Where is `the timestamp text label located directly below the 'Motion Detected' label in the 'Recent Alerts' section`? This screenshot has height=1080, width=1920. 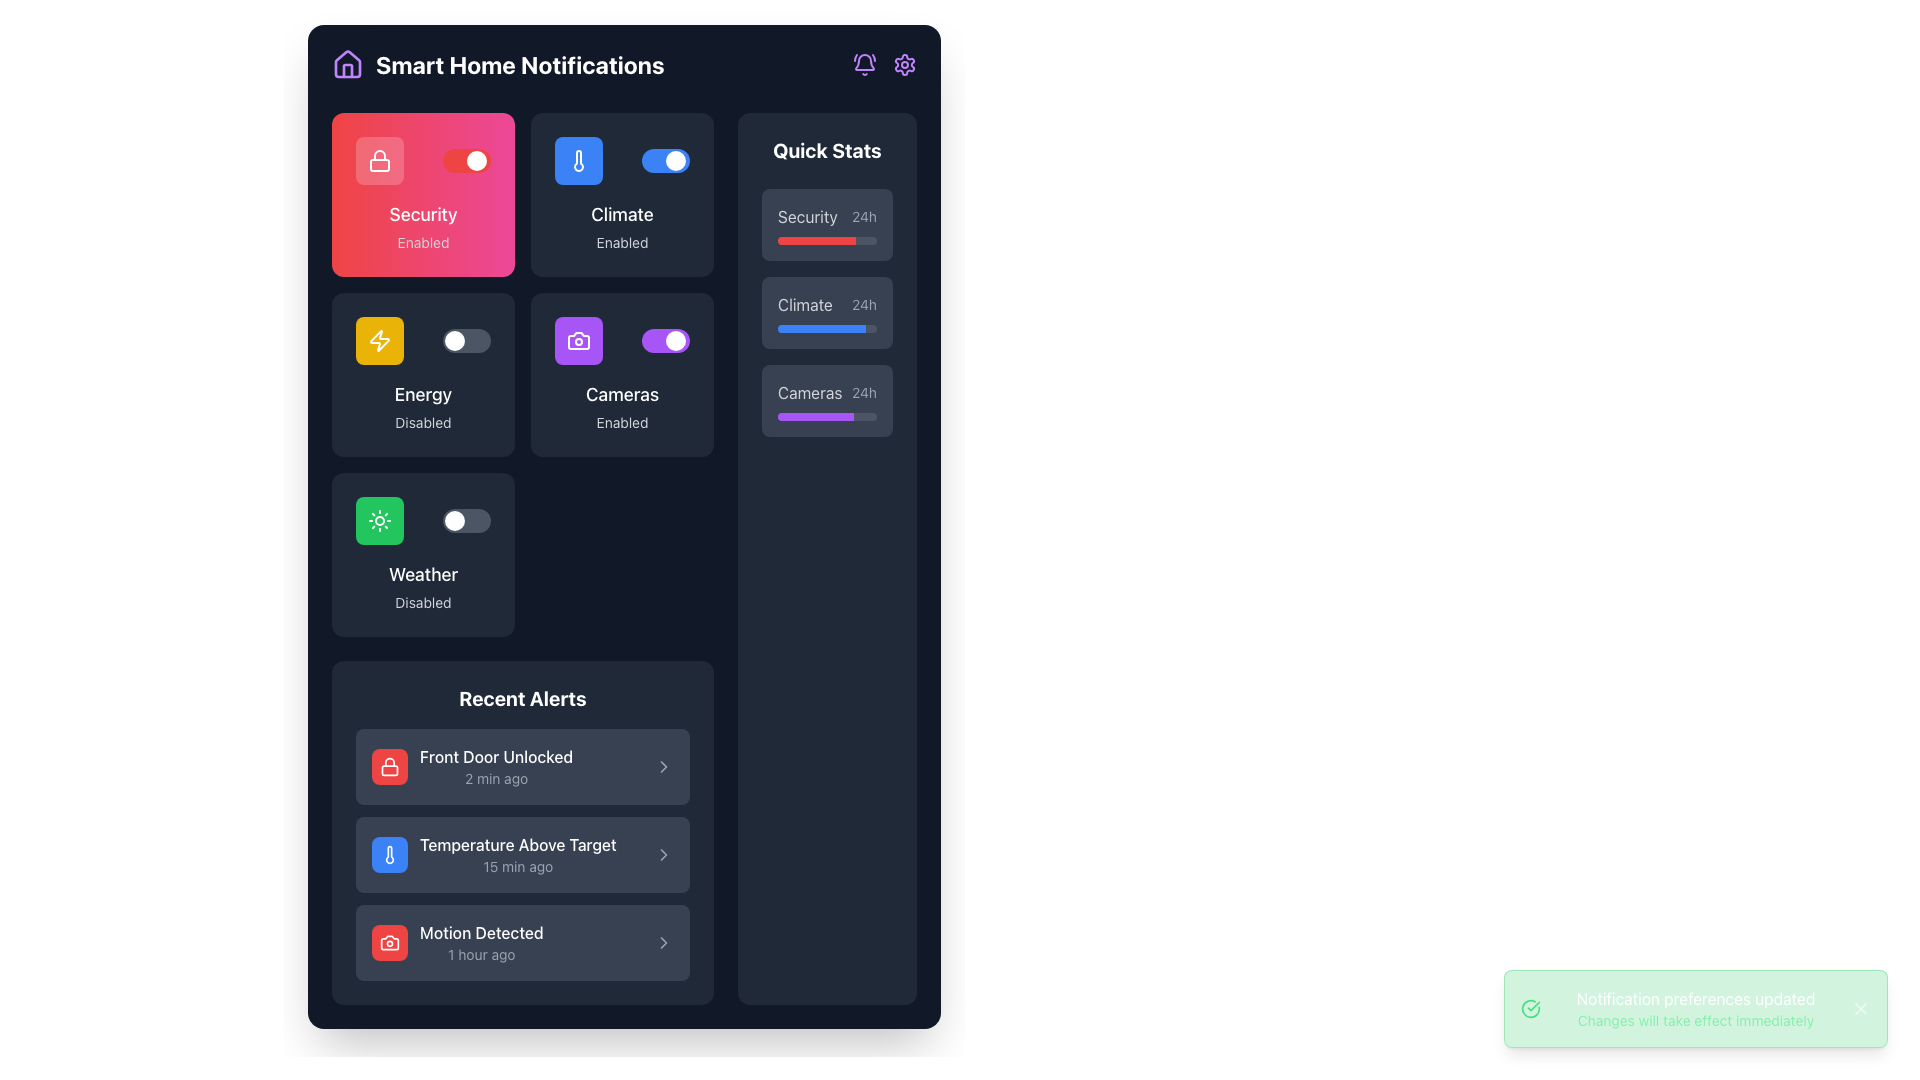 the timestamp text label located directly below the 'Motion Detected' label in the 'Recent Alerts' section is located at coordinates (481, 954).